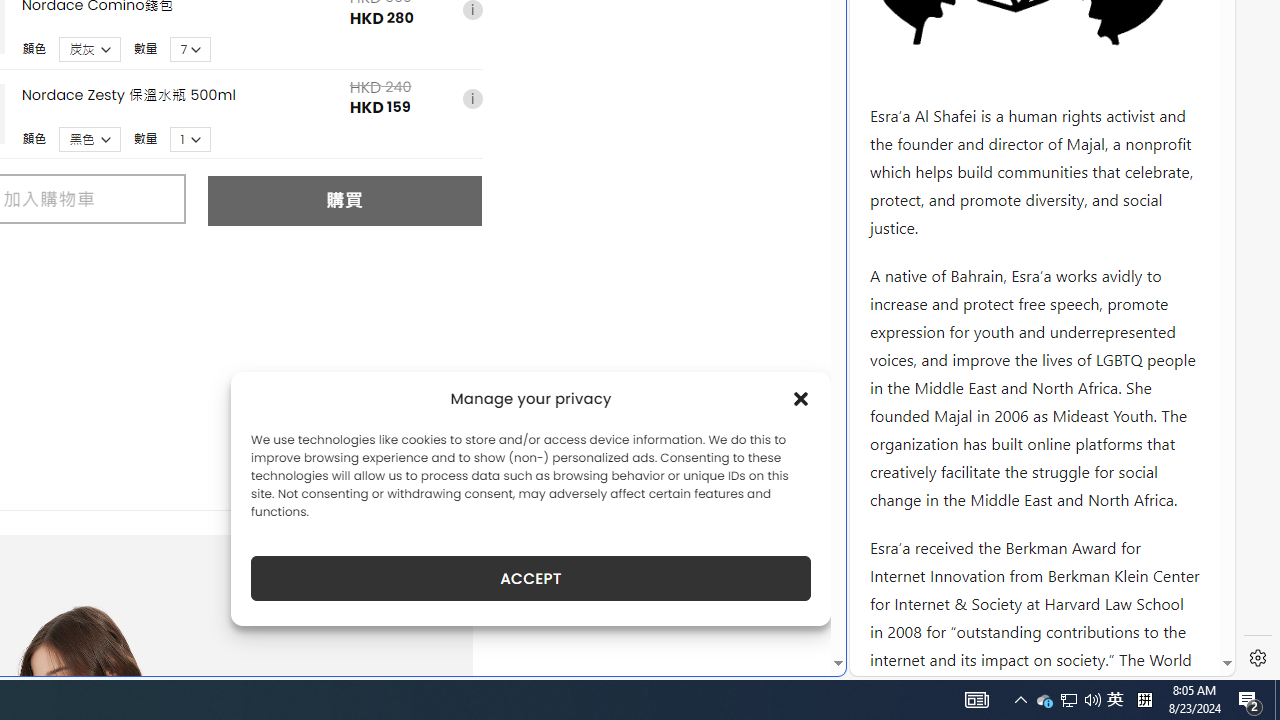  I want to click on 'i', so click(471, 99).